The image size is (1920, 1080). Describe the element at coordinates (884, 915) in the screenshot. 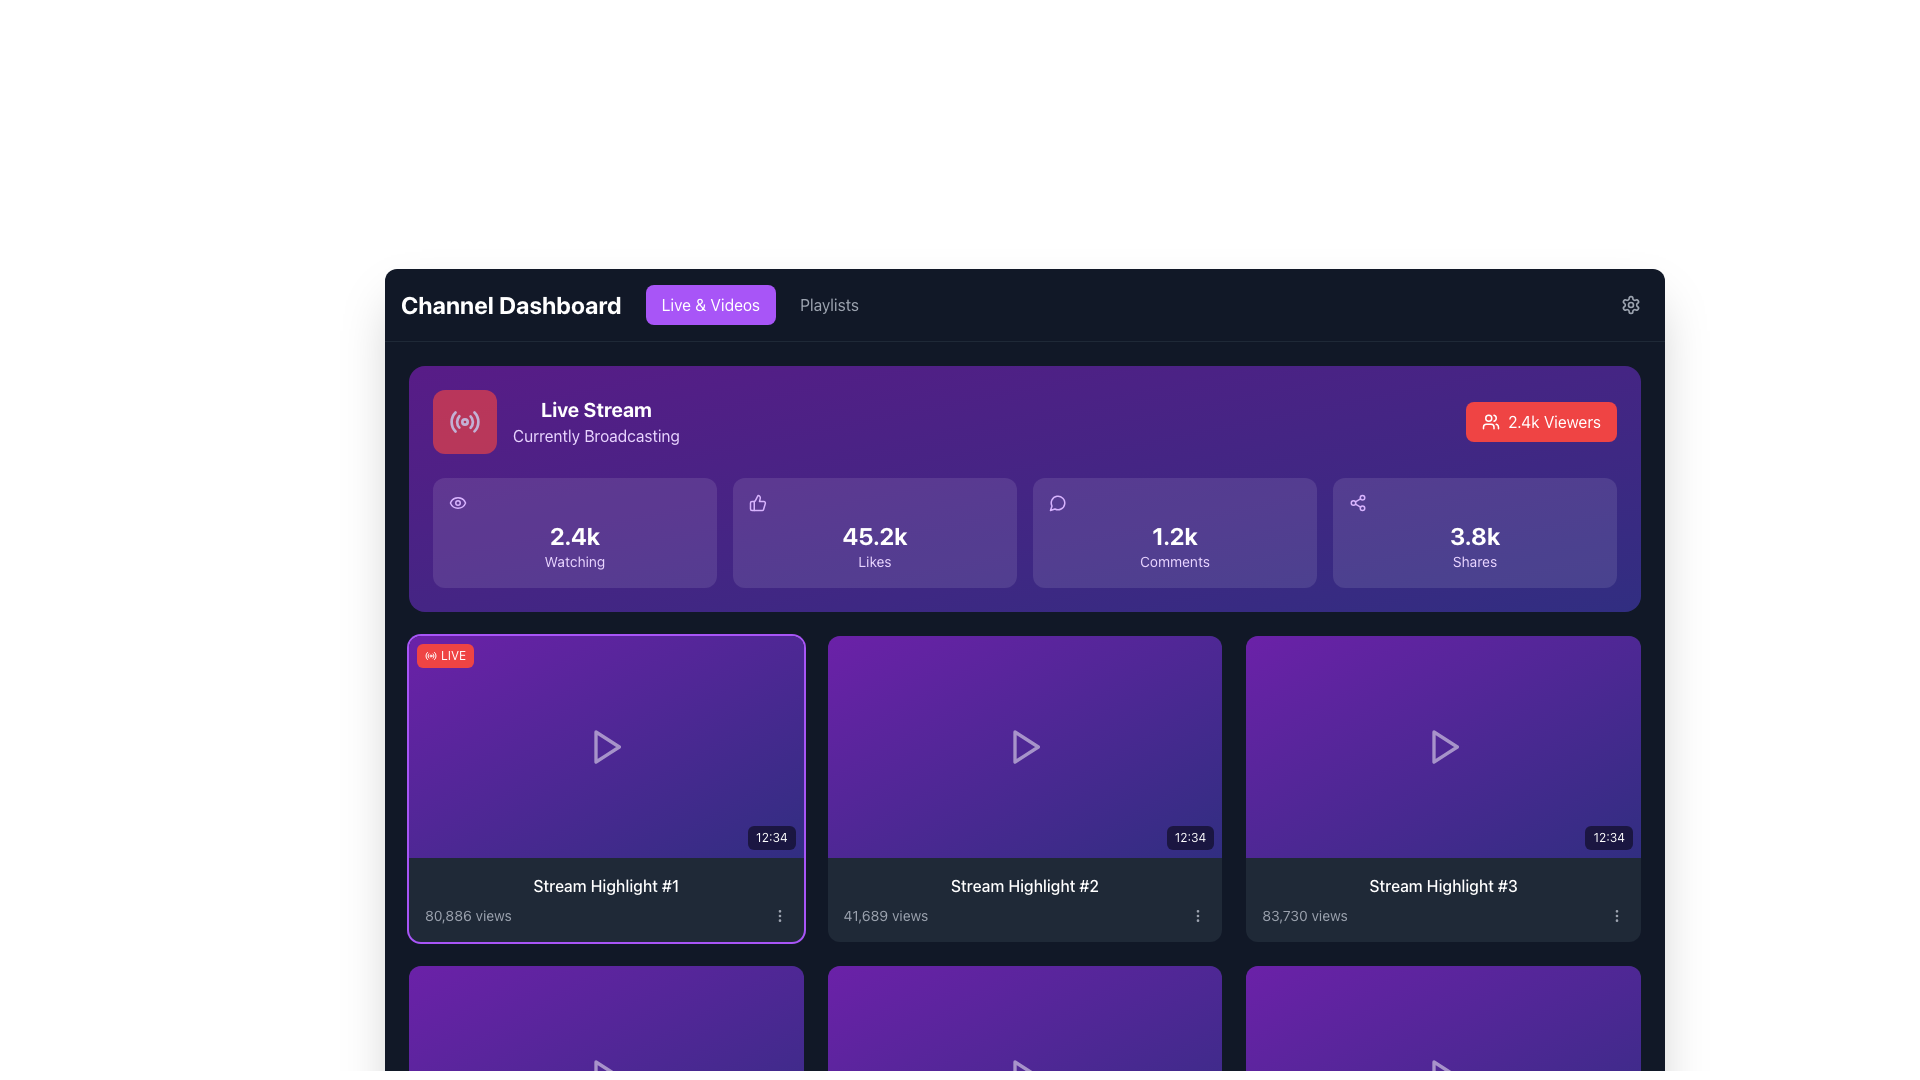

I see `text content of the gray-colored textual display that shows '41,689 views' in the bottom-right section of the video thumbnail titled 'Stream Highlight #2'` at that location.